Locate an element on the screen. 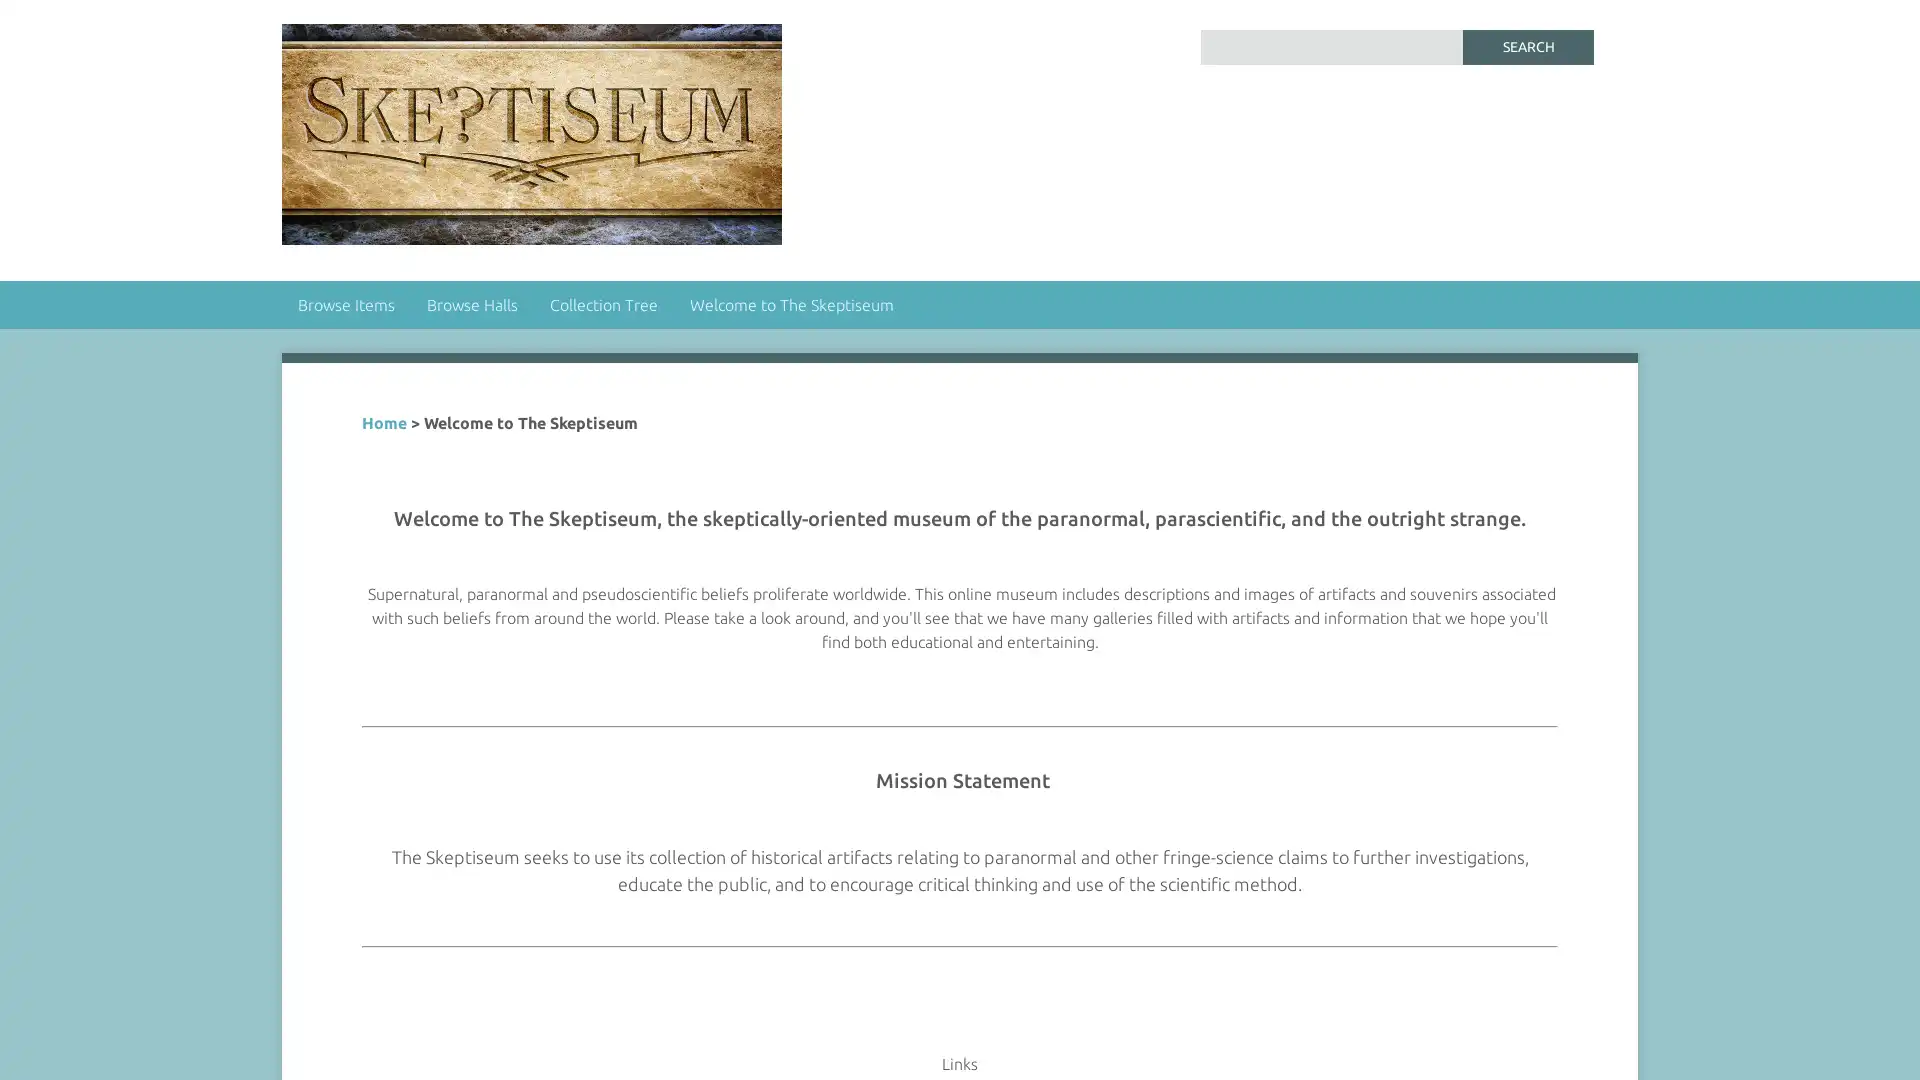 The height and width of the screenshot is (1080, 1920). Search is located at coordinates (1526, 46).